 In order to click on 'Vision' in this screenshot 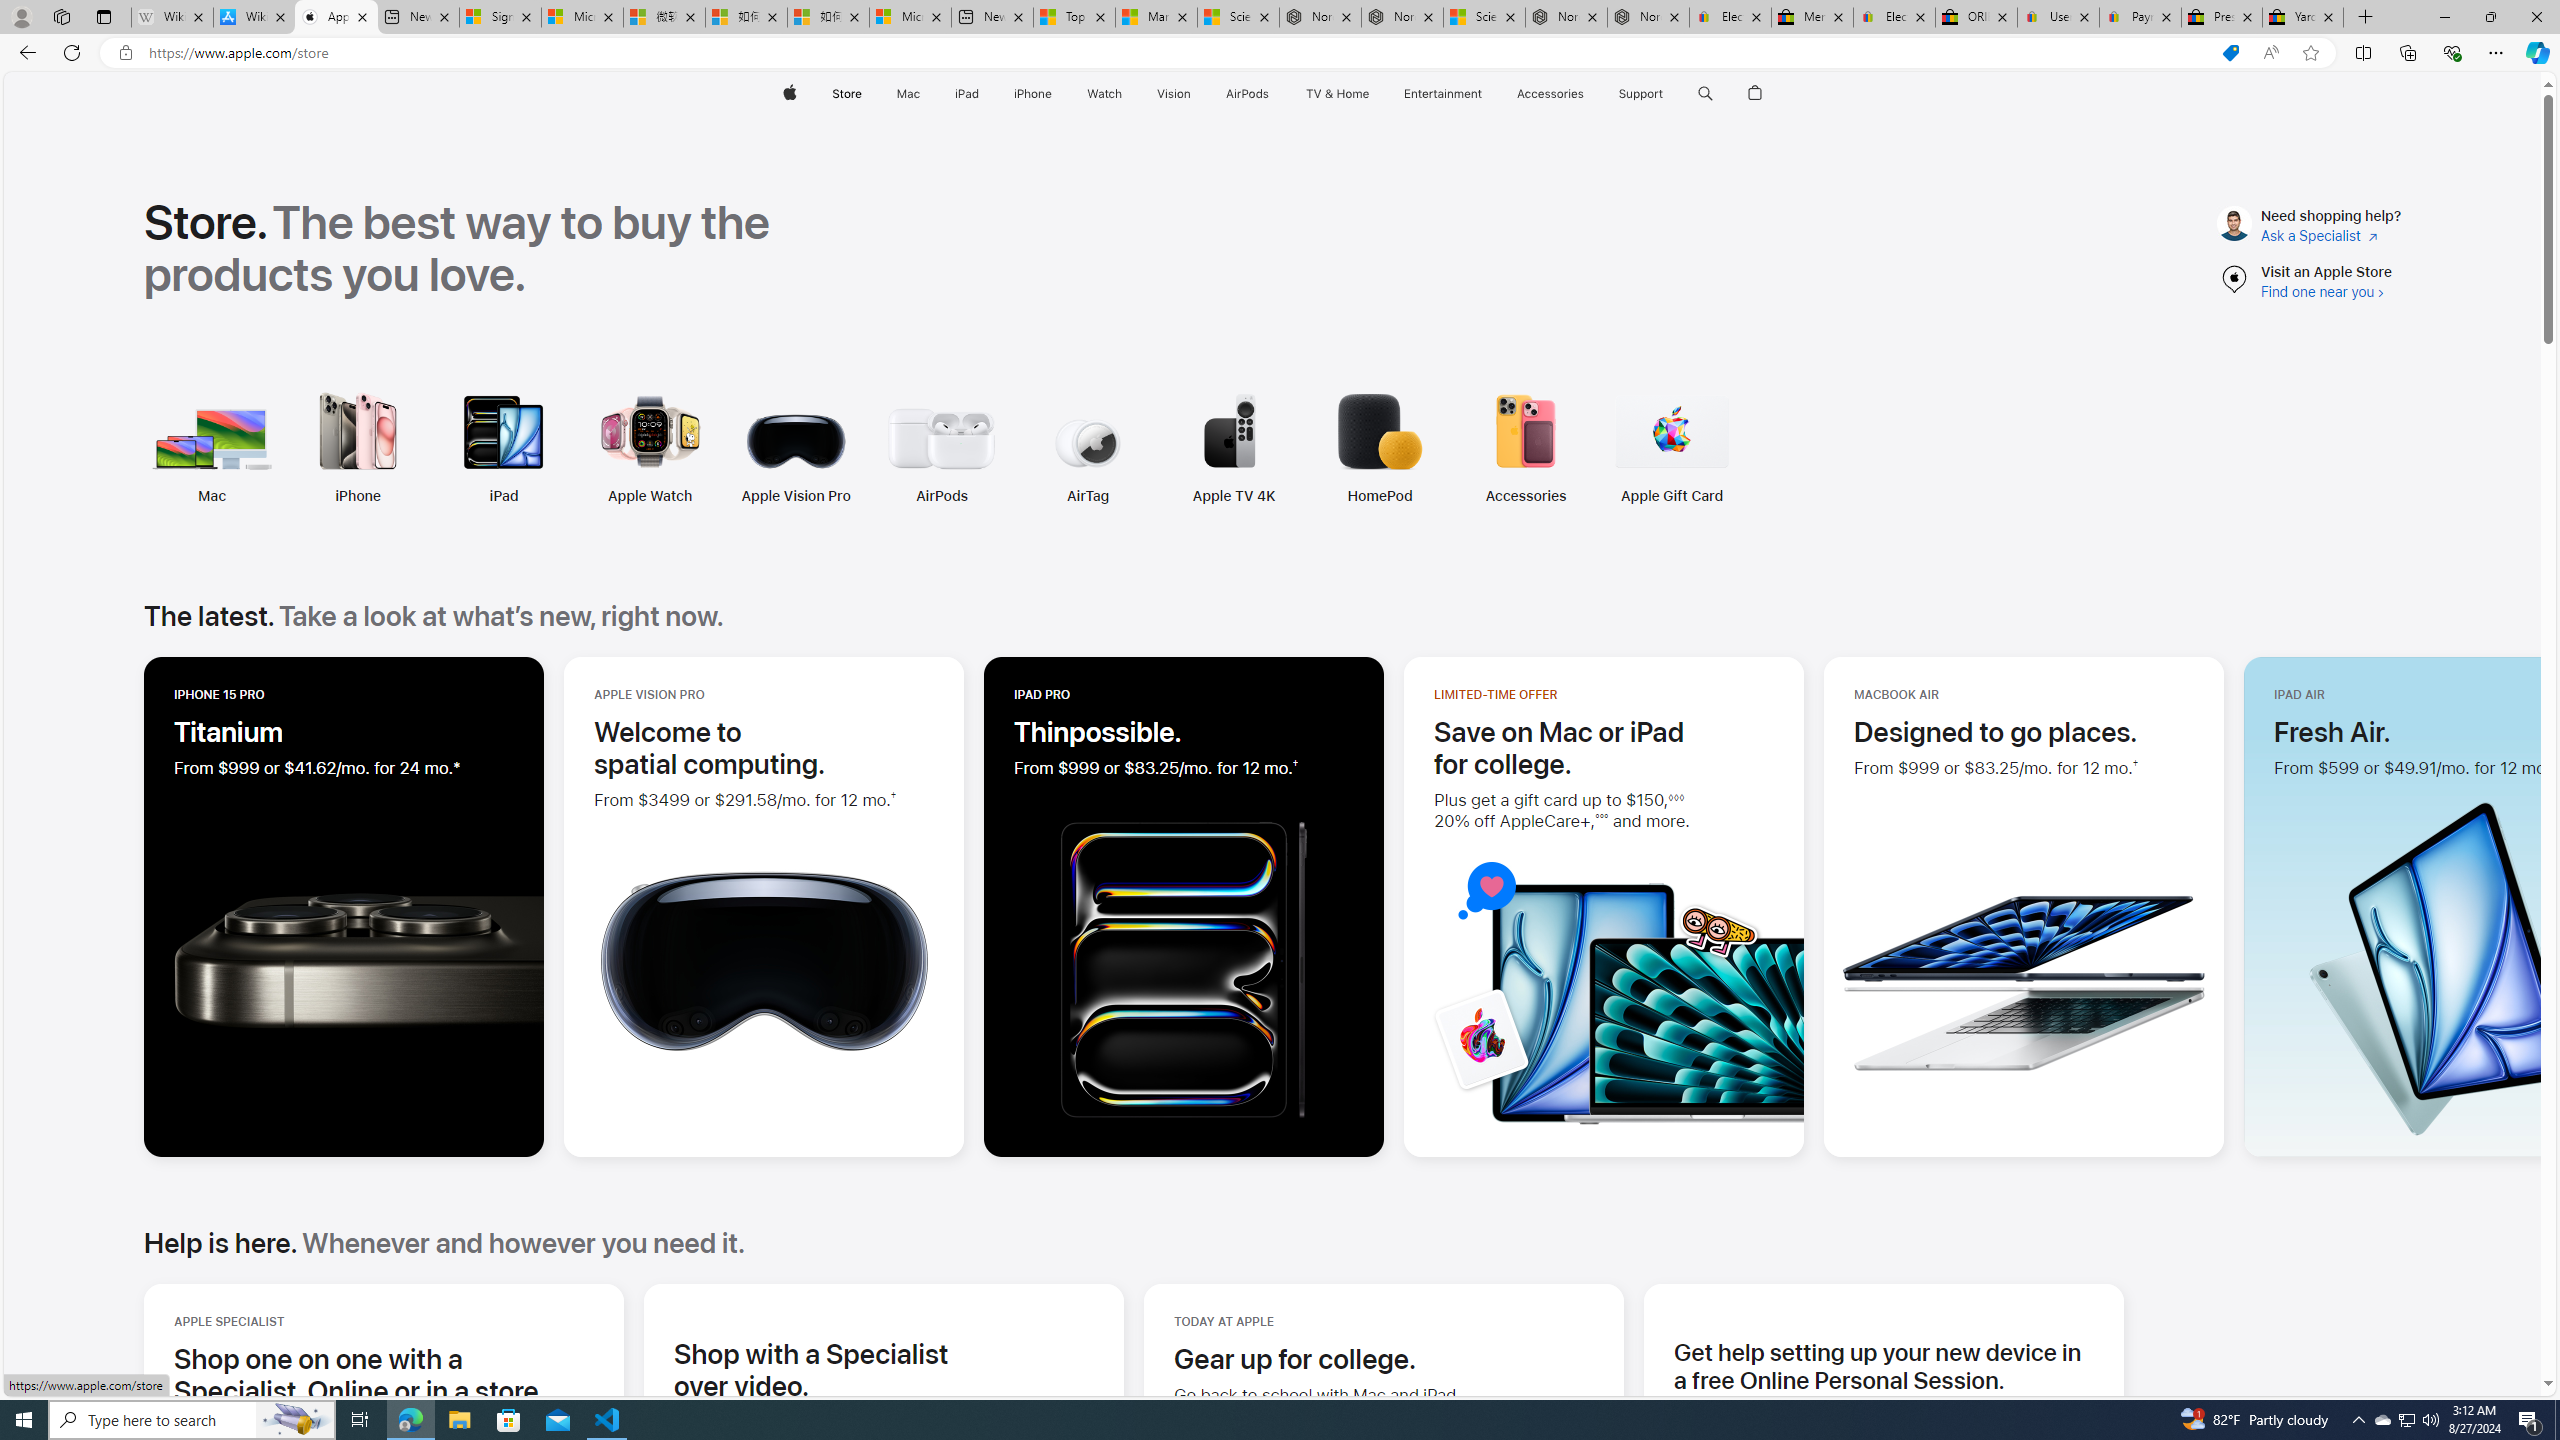, I will do `click(1174, 93)`.